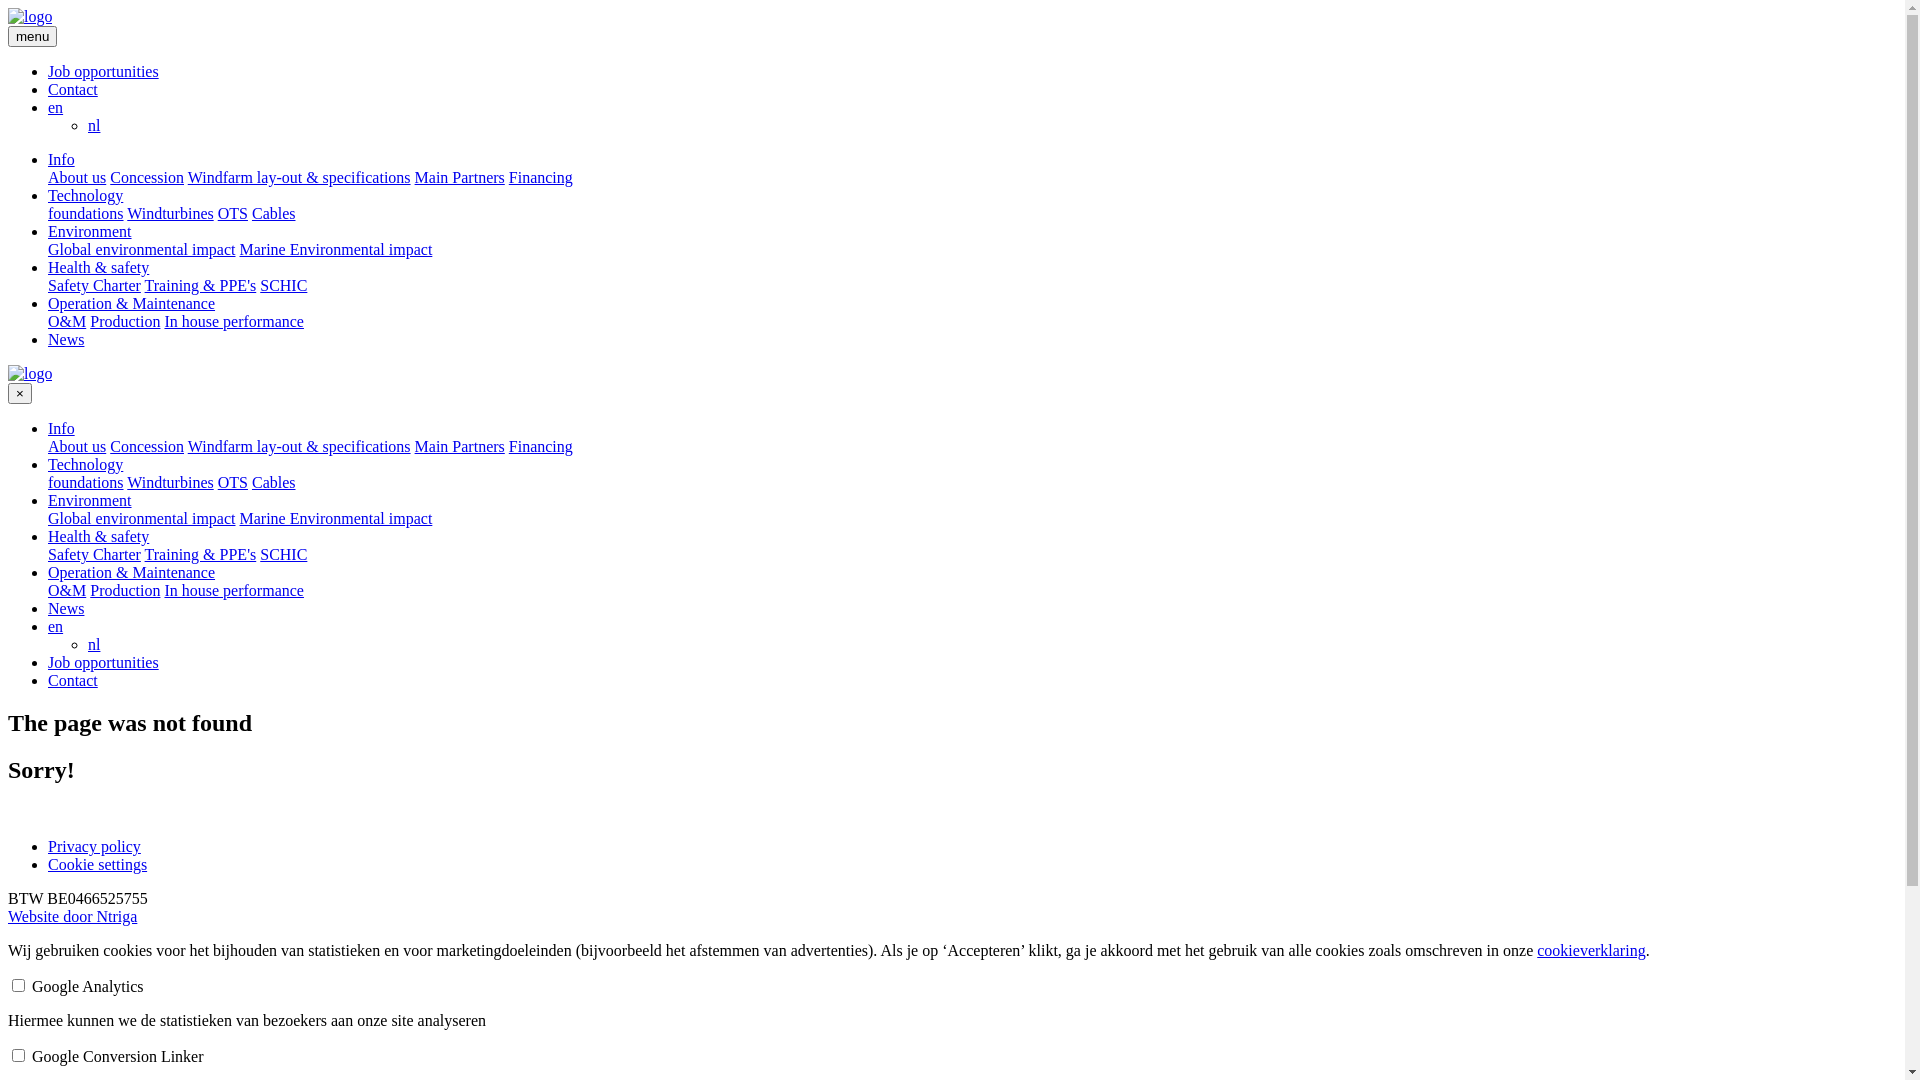 This screenshot has height=1080, width=1920. Describe the element at coordinates (233, 482) in the screenshot. I see `'OTS'` at that location.